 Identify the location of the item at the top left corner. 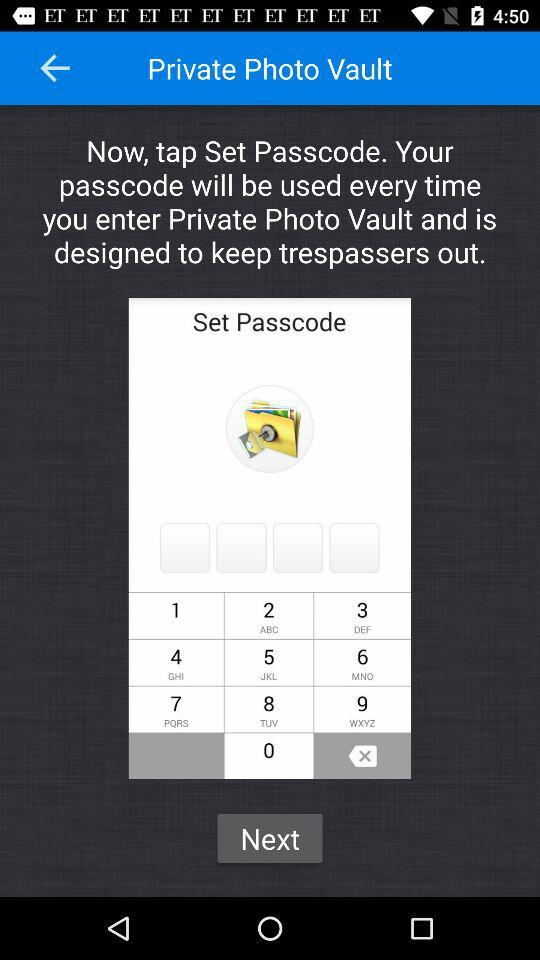
(55, 68).